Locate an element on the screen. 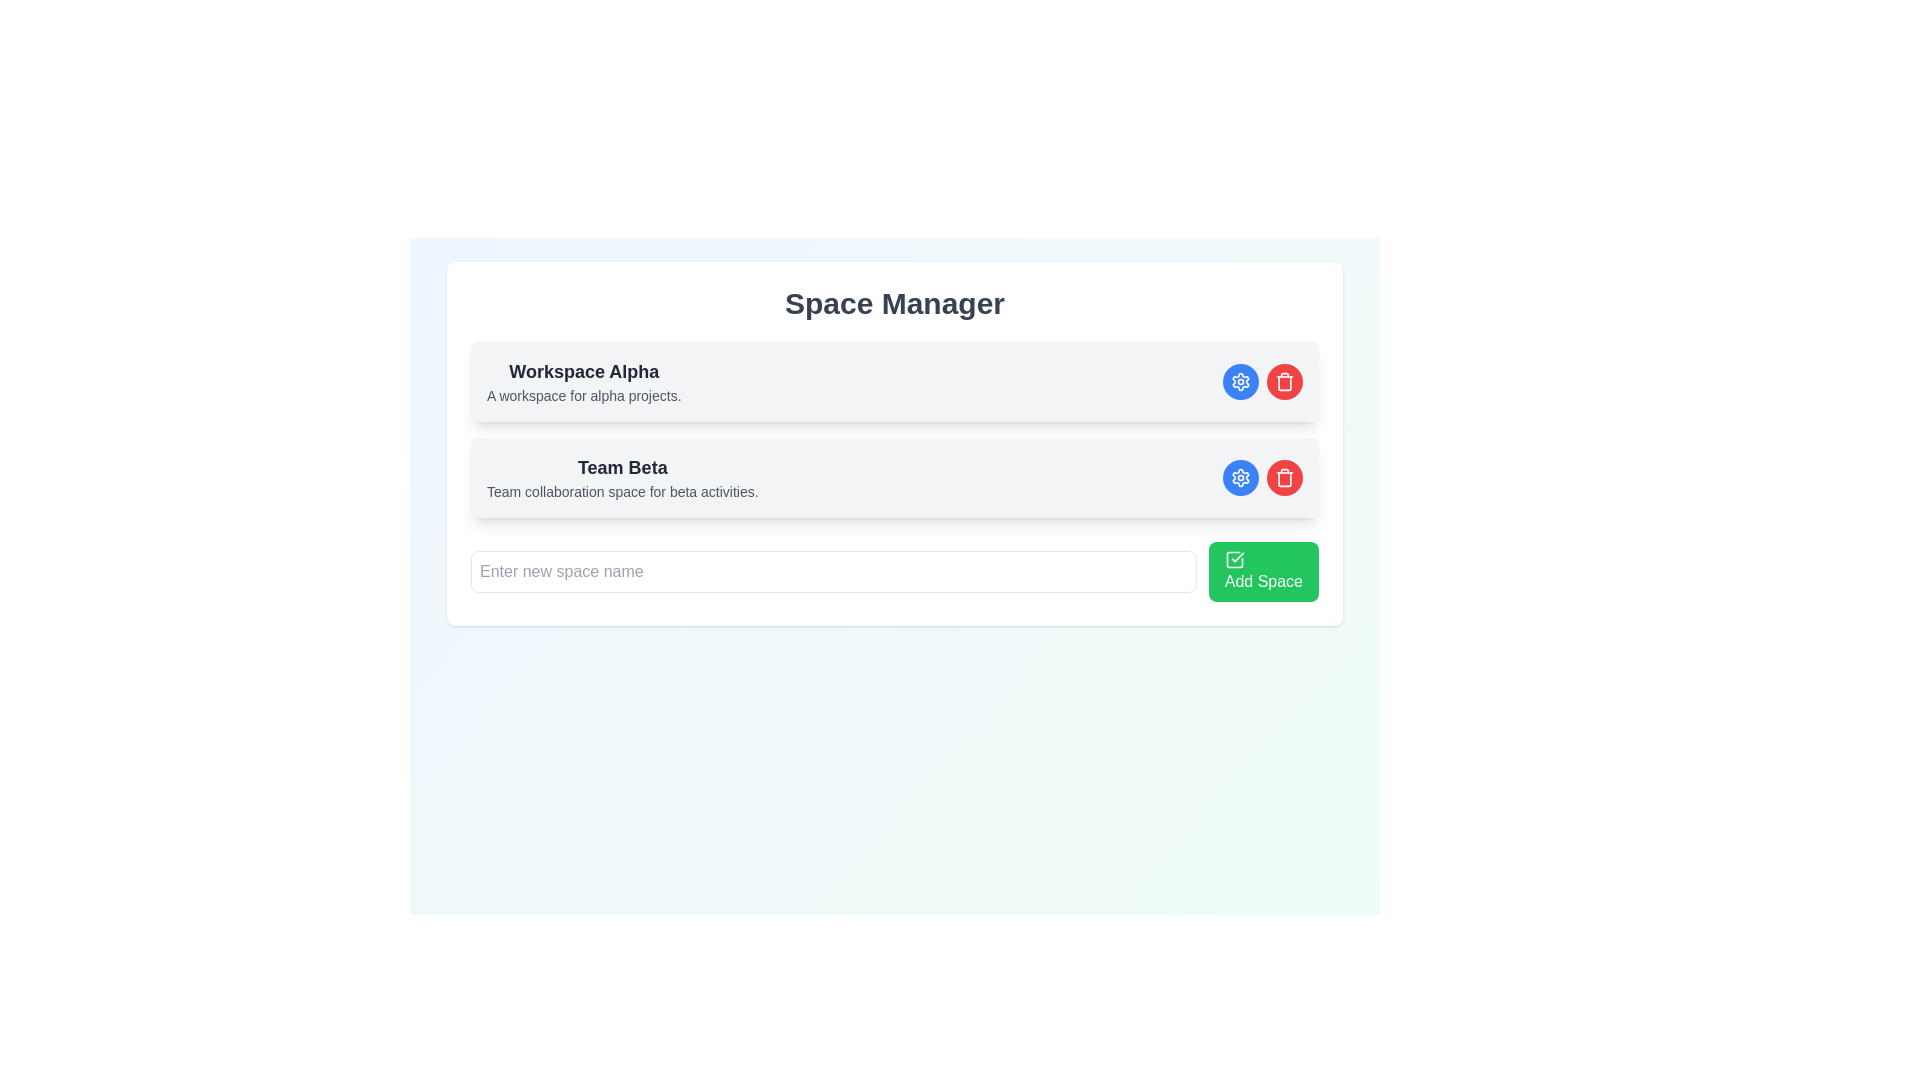  the header text element identified as 'Space Manager' is located at coordinates (893, 304).